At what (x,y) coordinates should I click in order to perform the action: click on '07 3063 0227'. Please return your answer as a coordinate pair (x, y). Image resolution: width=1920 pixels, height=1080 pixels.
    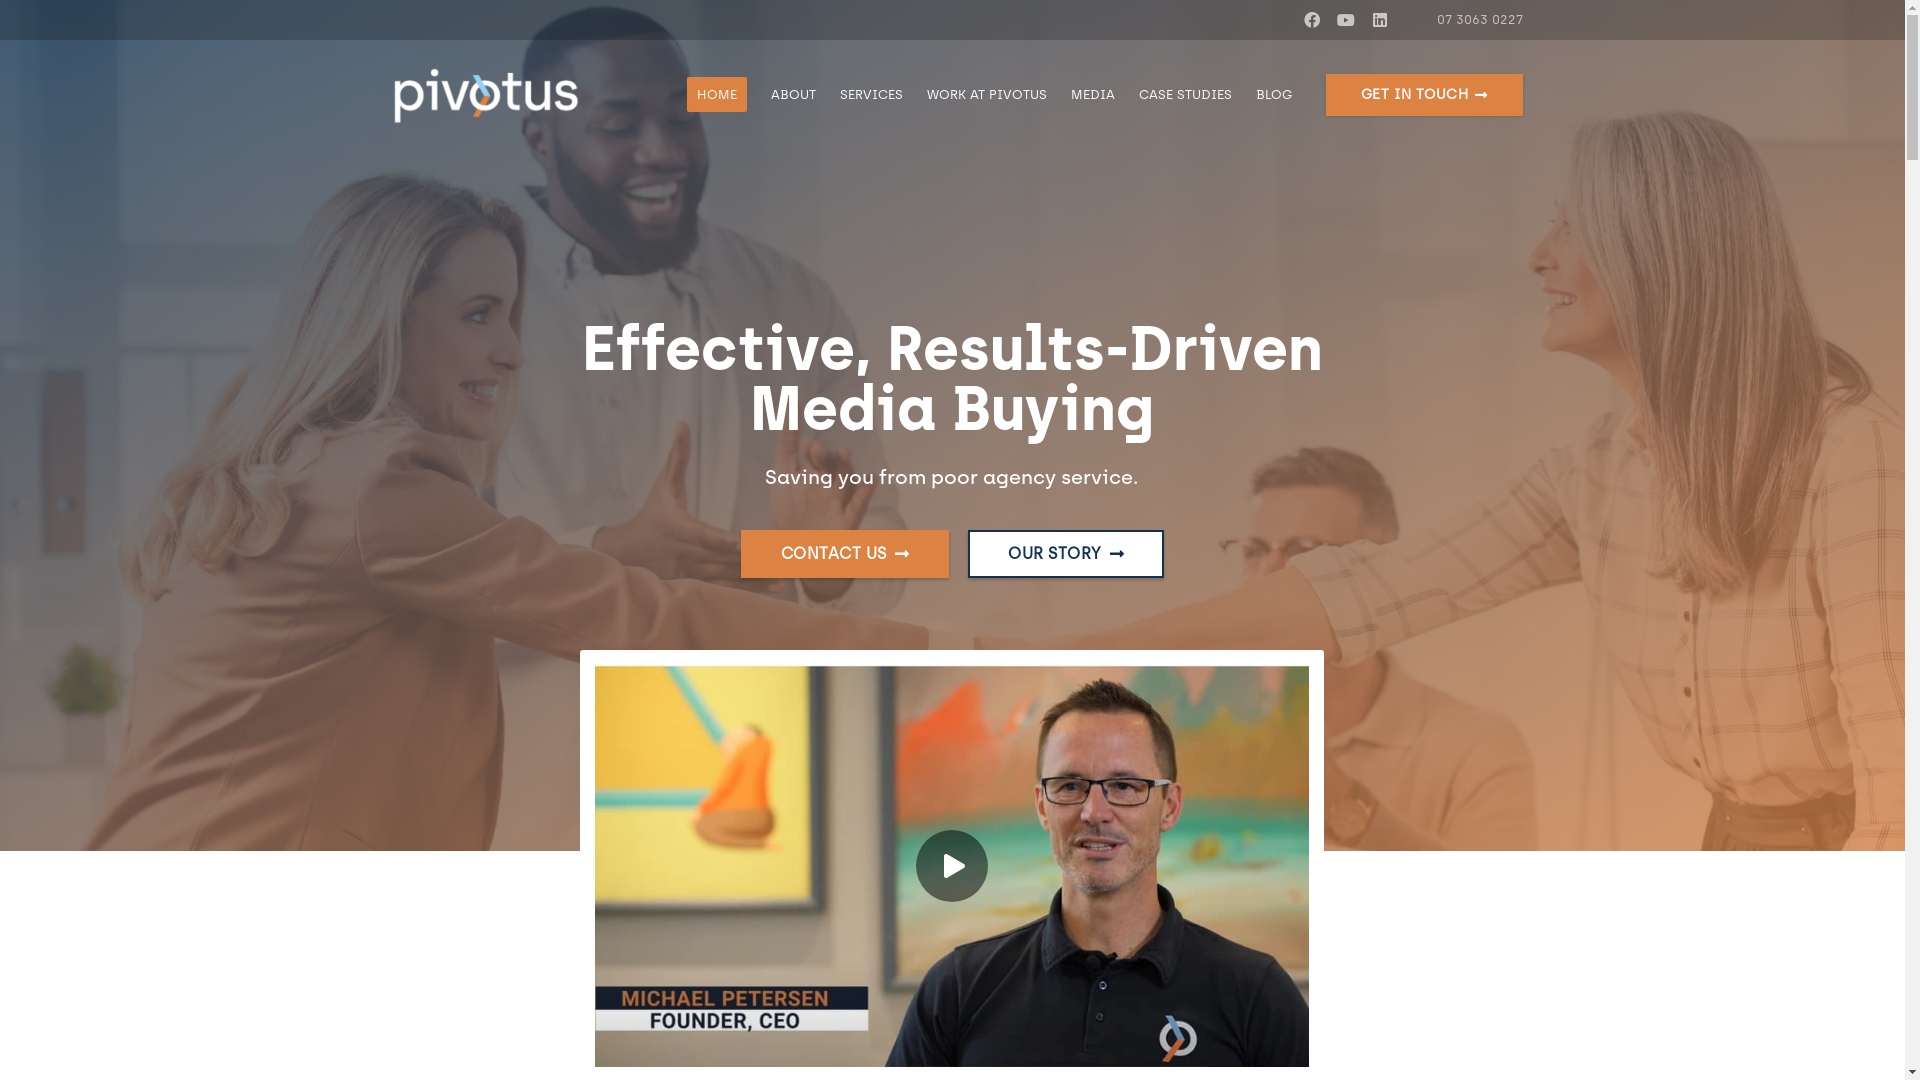
    Looking at the image, I should click on (1469, 19).